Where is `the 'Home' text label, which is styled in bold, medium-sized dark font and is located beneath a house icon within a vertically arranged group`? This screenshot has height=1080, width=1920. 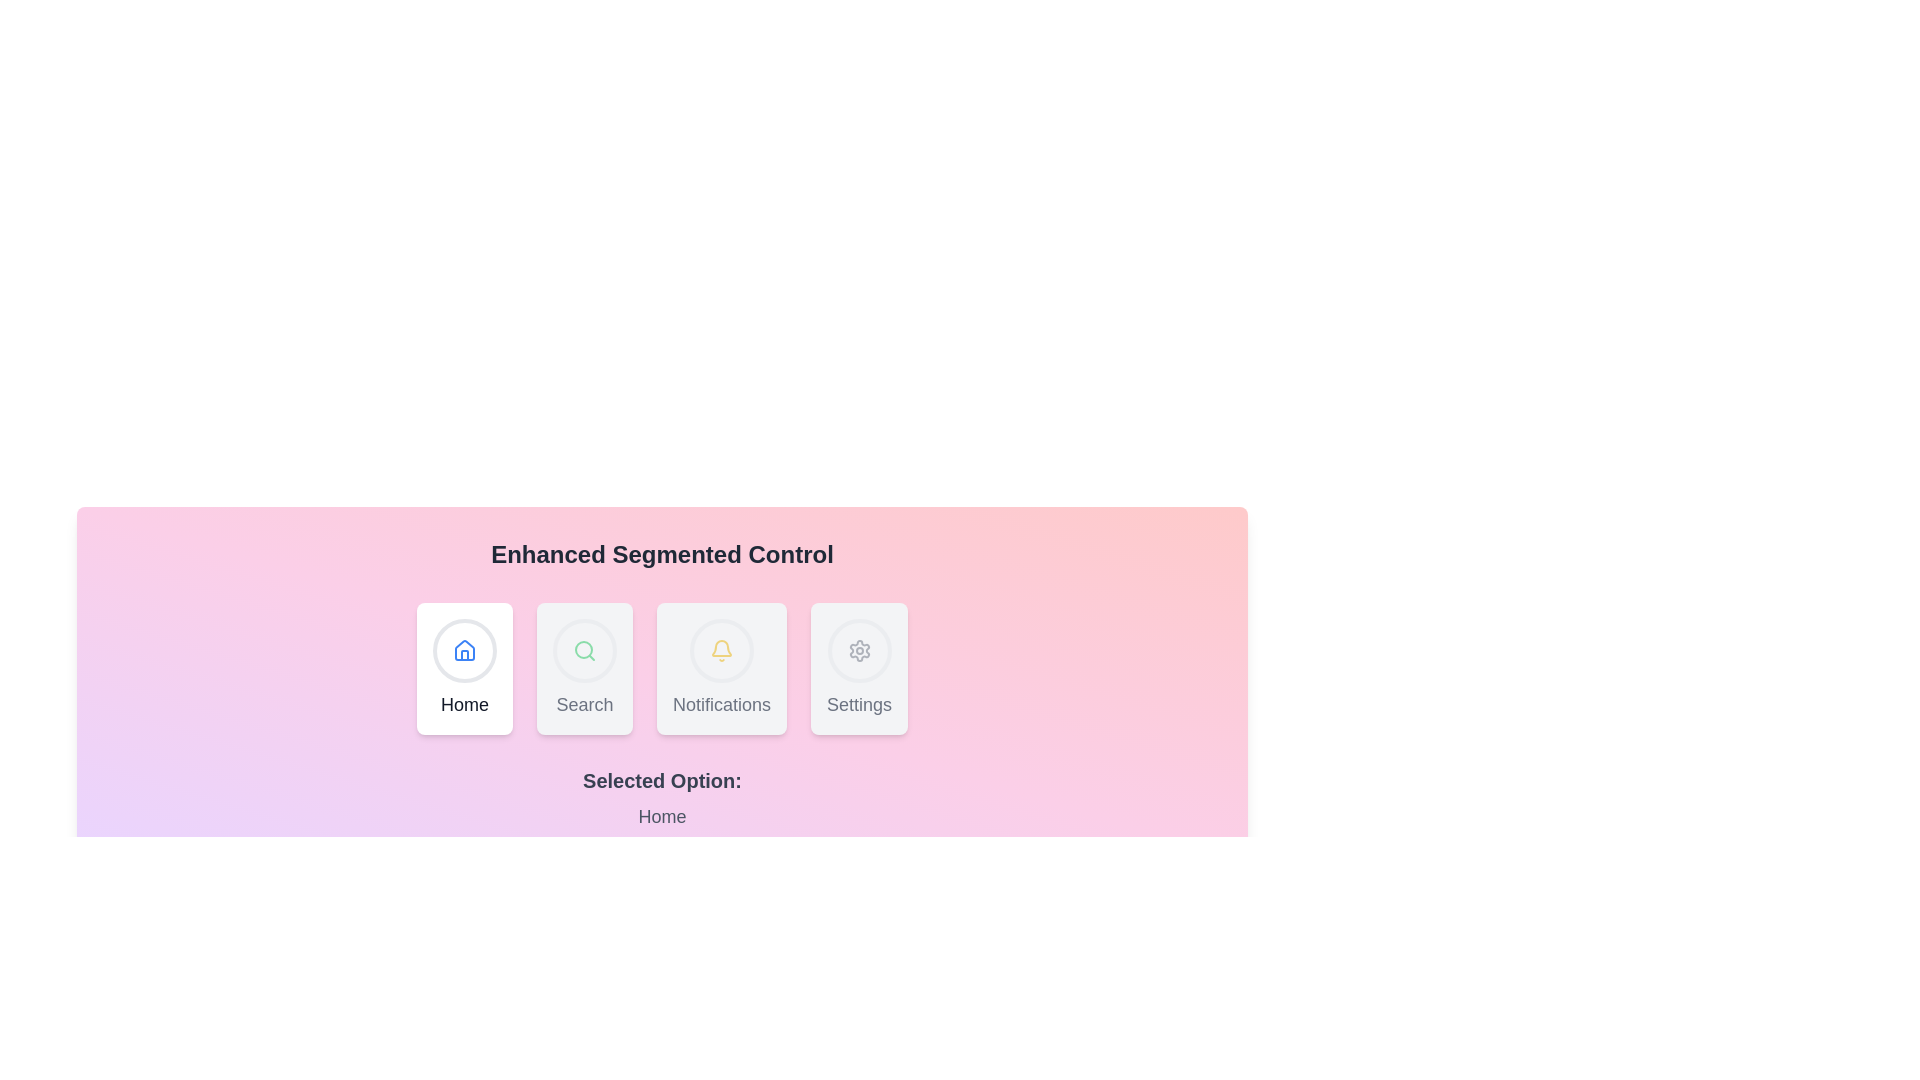
the 'Home' text label, which is styled in bold, medium-sized dark font and is located beneath a house icon within a vertically arranged group is located at coordinates (464, 704).